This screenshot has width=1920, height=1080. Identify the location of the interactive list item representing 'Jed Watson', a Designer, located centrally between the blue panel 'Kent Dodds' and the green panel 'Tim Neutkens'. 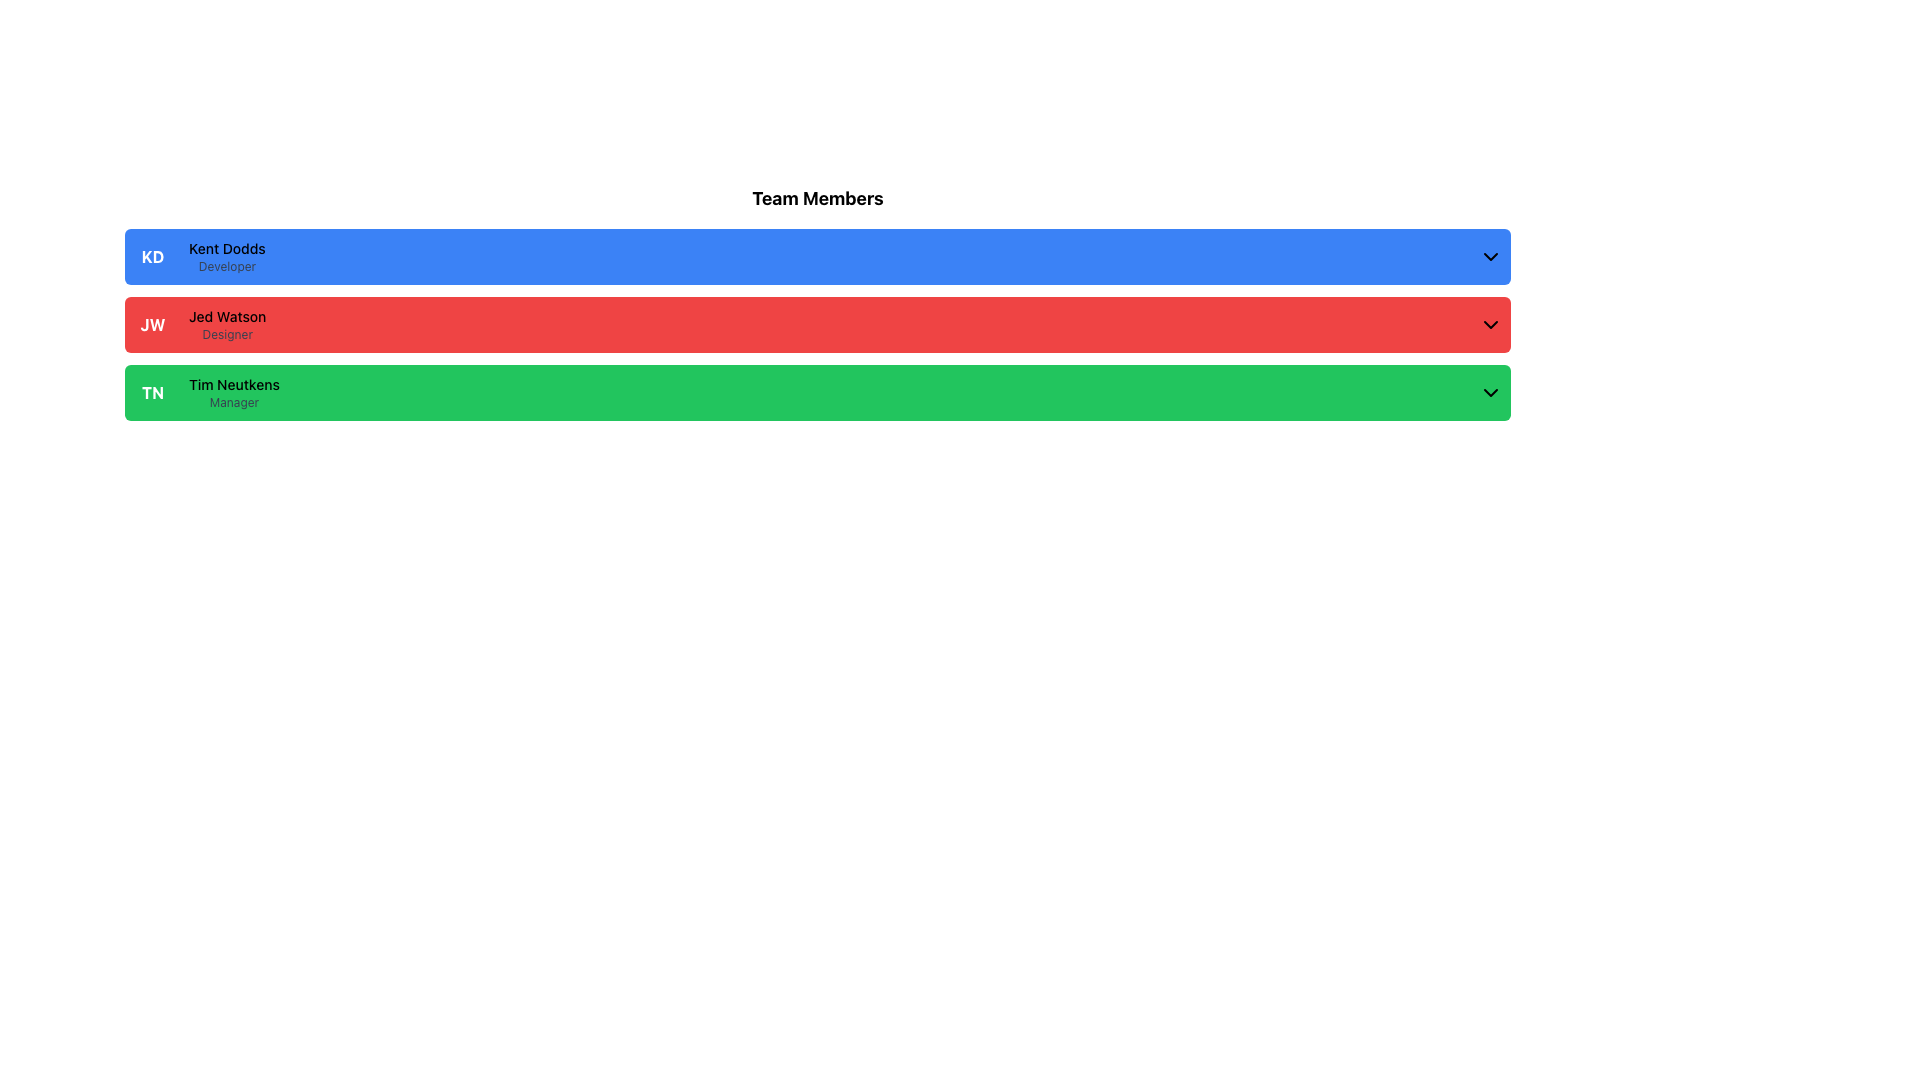
(817, 323).